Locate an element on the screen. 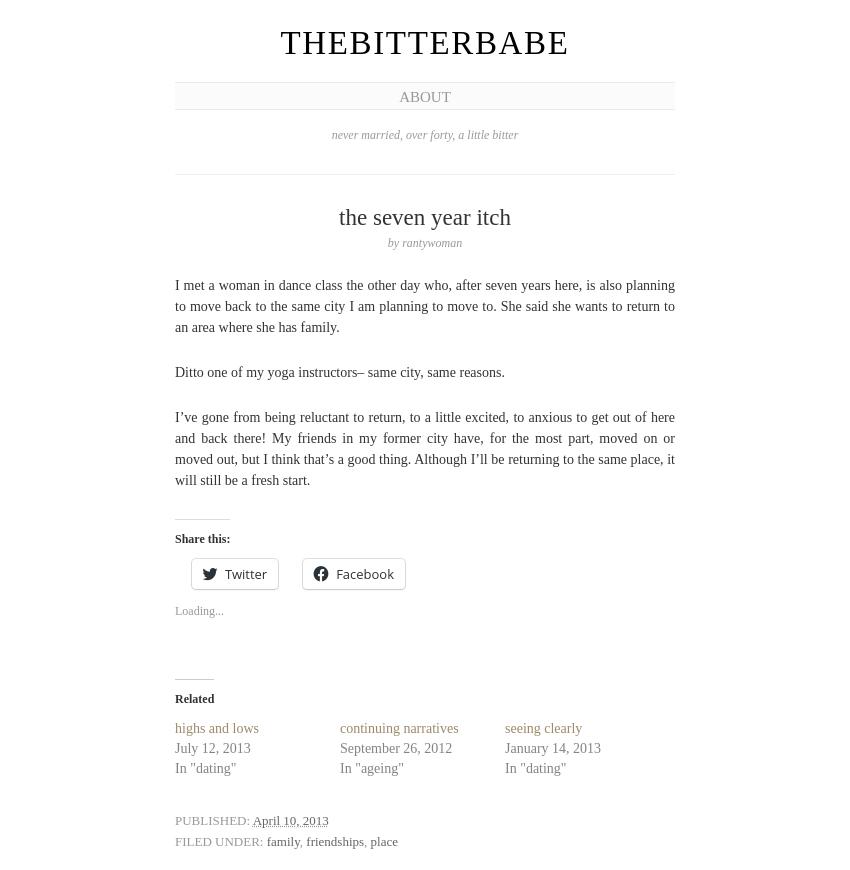 The height and width of the screenshot is (870, 850). 'Twitter' is located at coordinates (245, 571).